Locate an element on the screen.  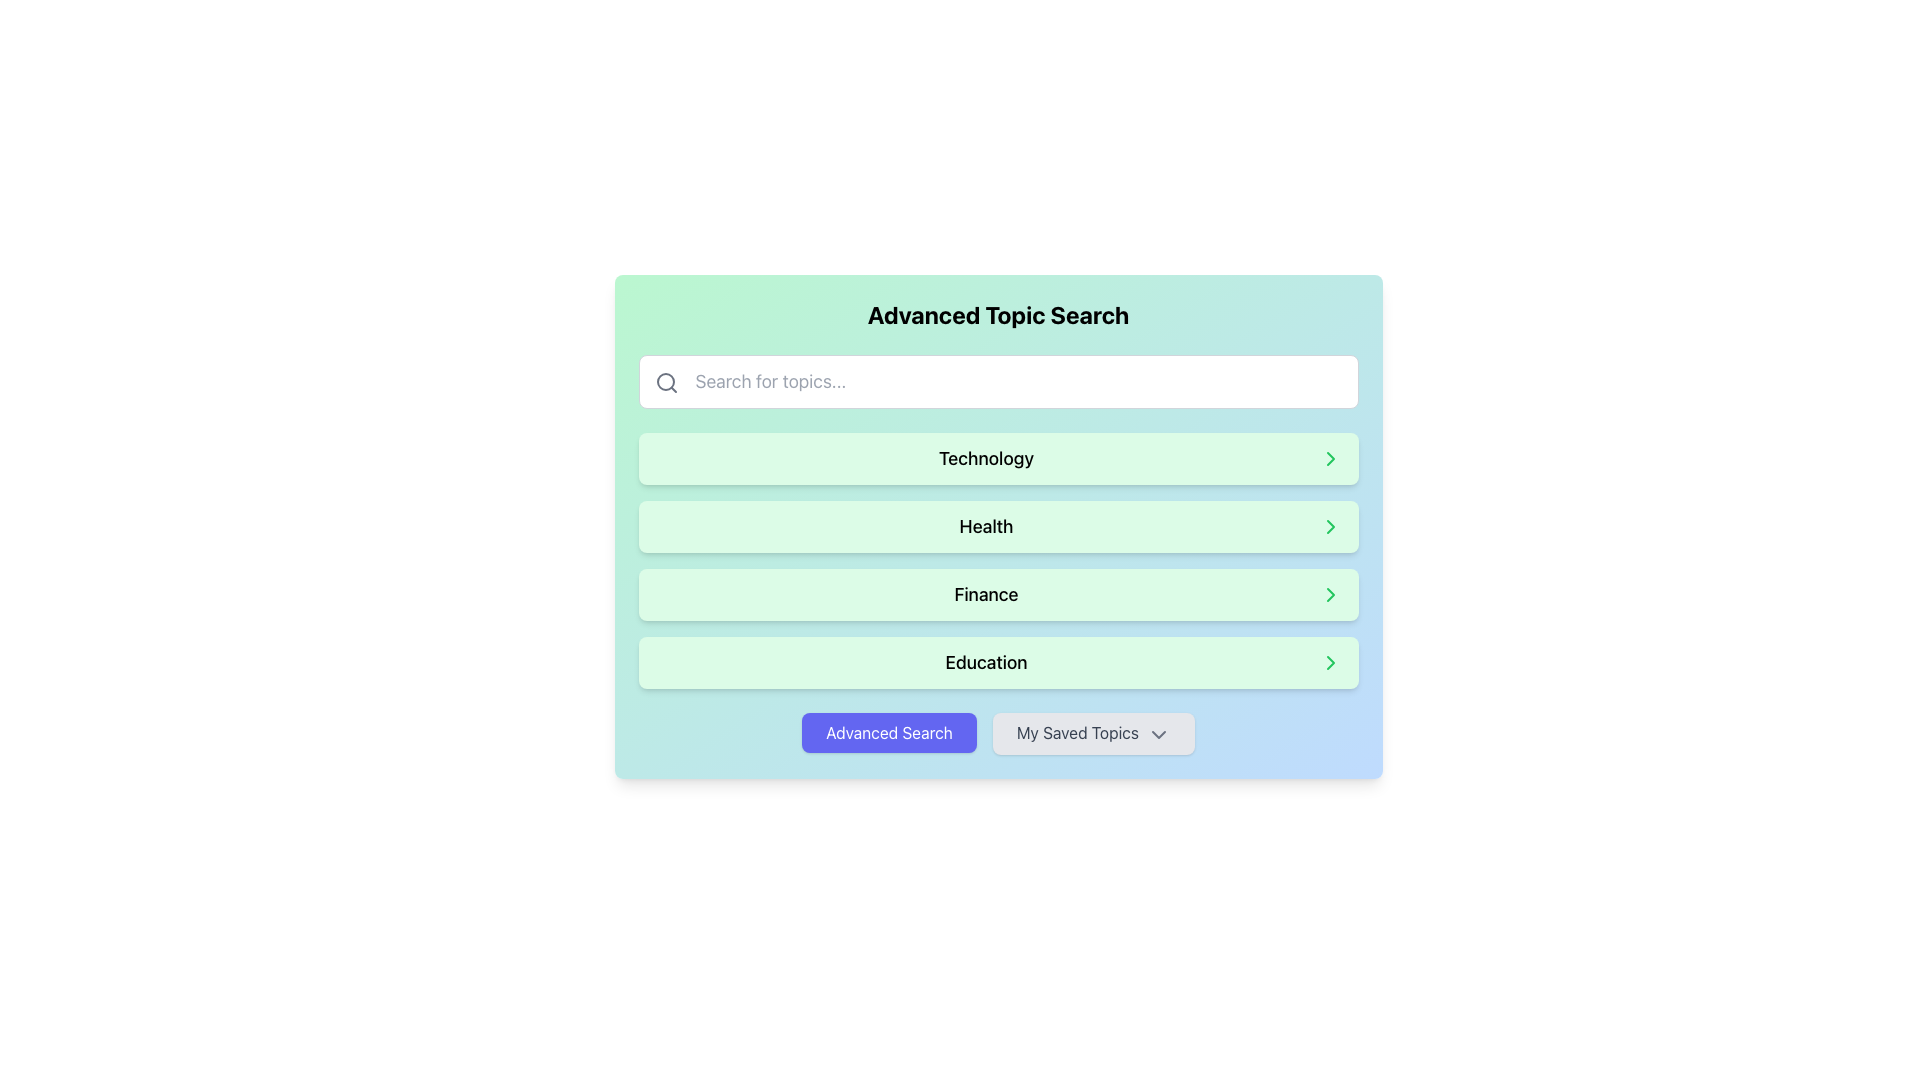
the 'Health' button, which is the second button in a vertical list of options including 'Technology', 'Finance', and 'Education' is located at coordinates (998, 526).